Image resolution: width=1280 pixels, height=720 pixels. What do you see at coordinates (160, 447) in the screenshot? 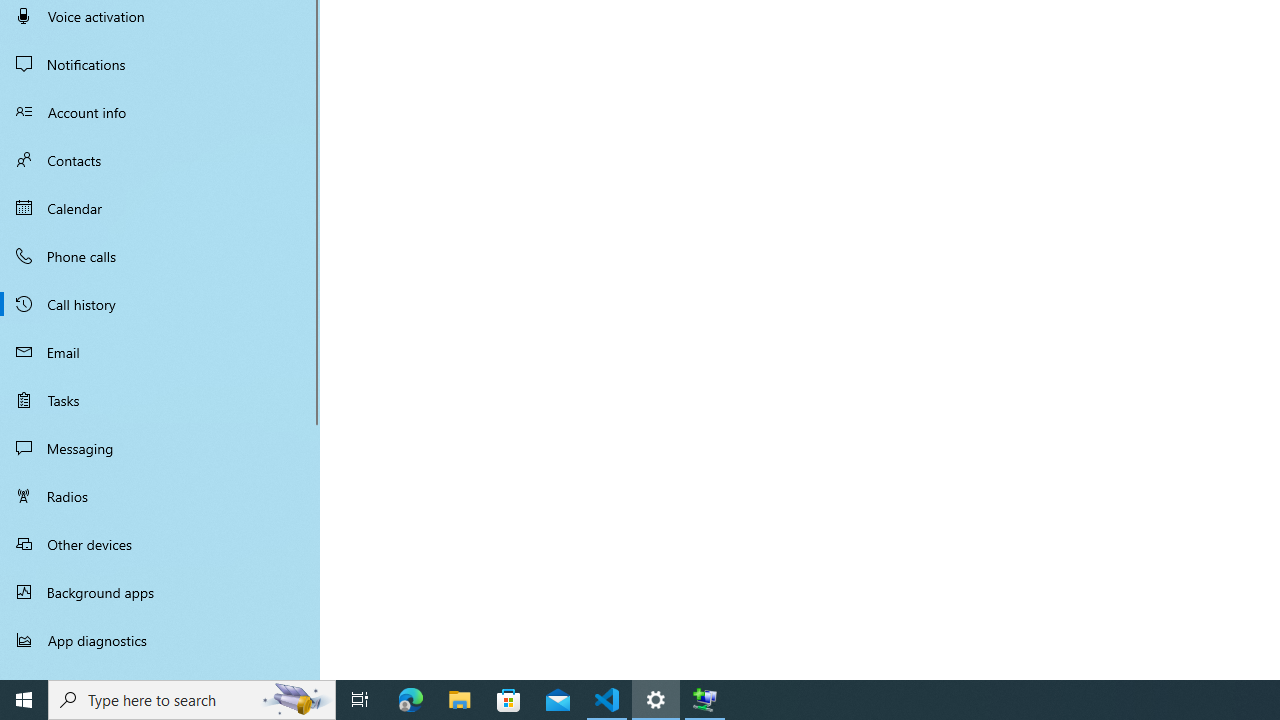
I see `'Messaging'` at bounding box center [160, 447].